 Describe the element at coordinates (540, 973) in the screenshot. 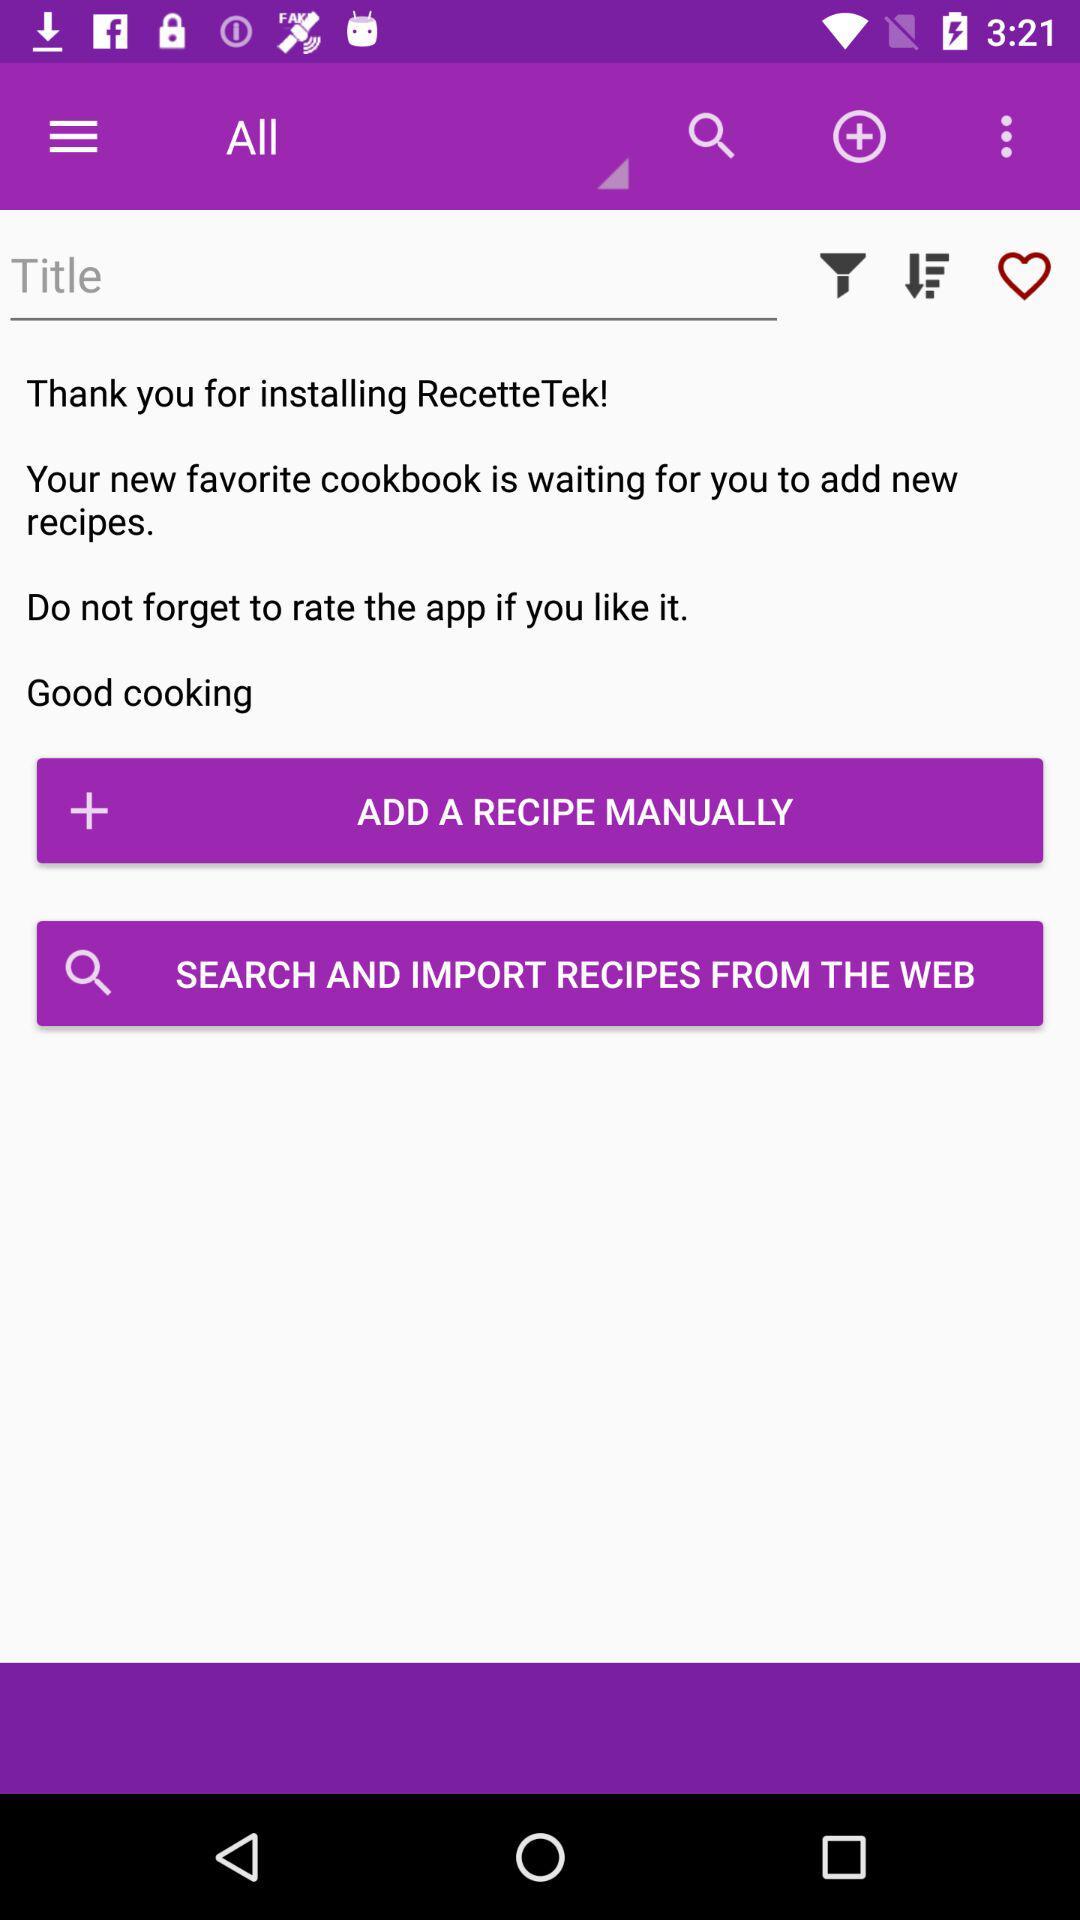

I see `icon below add a recipe item` at that location.